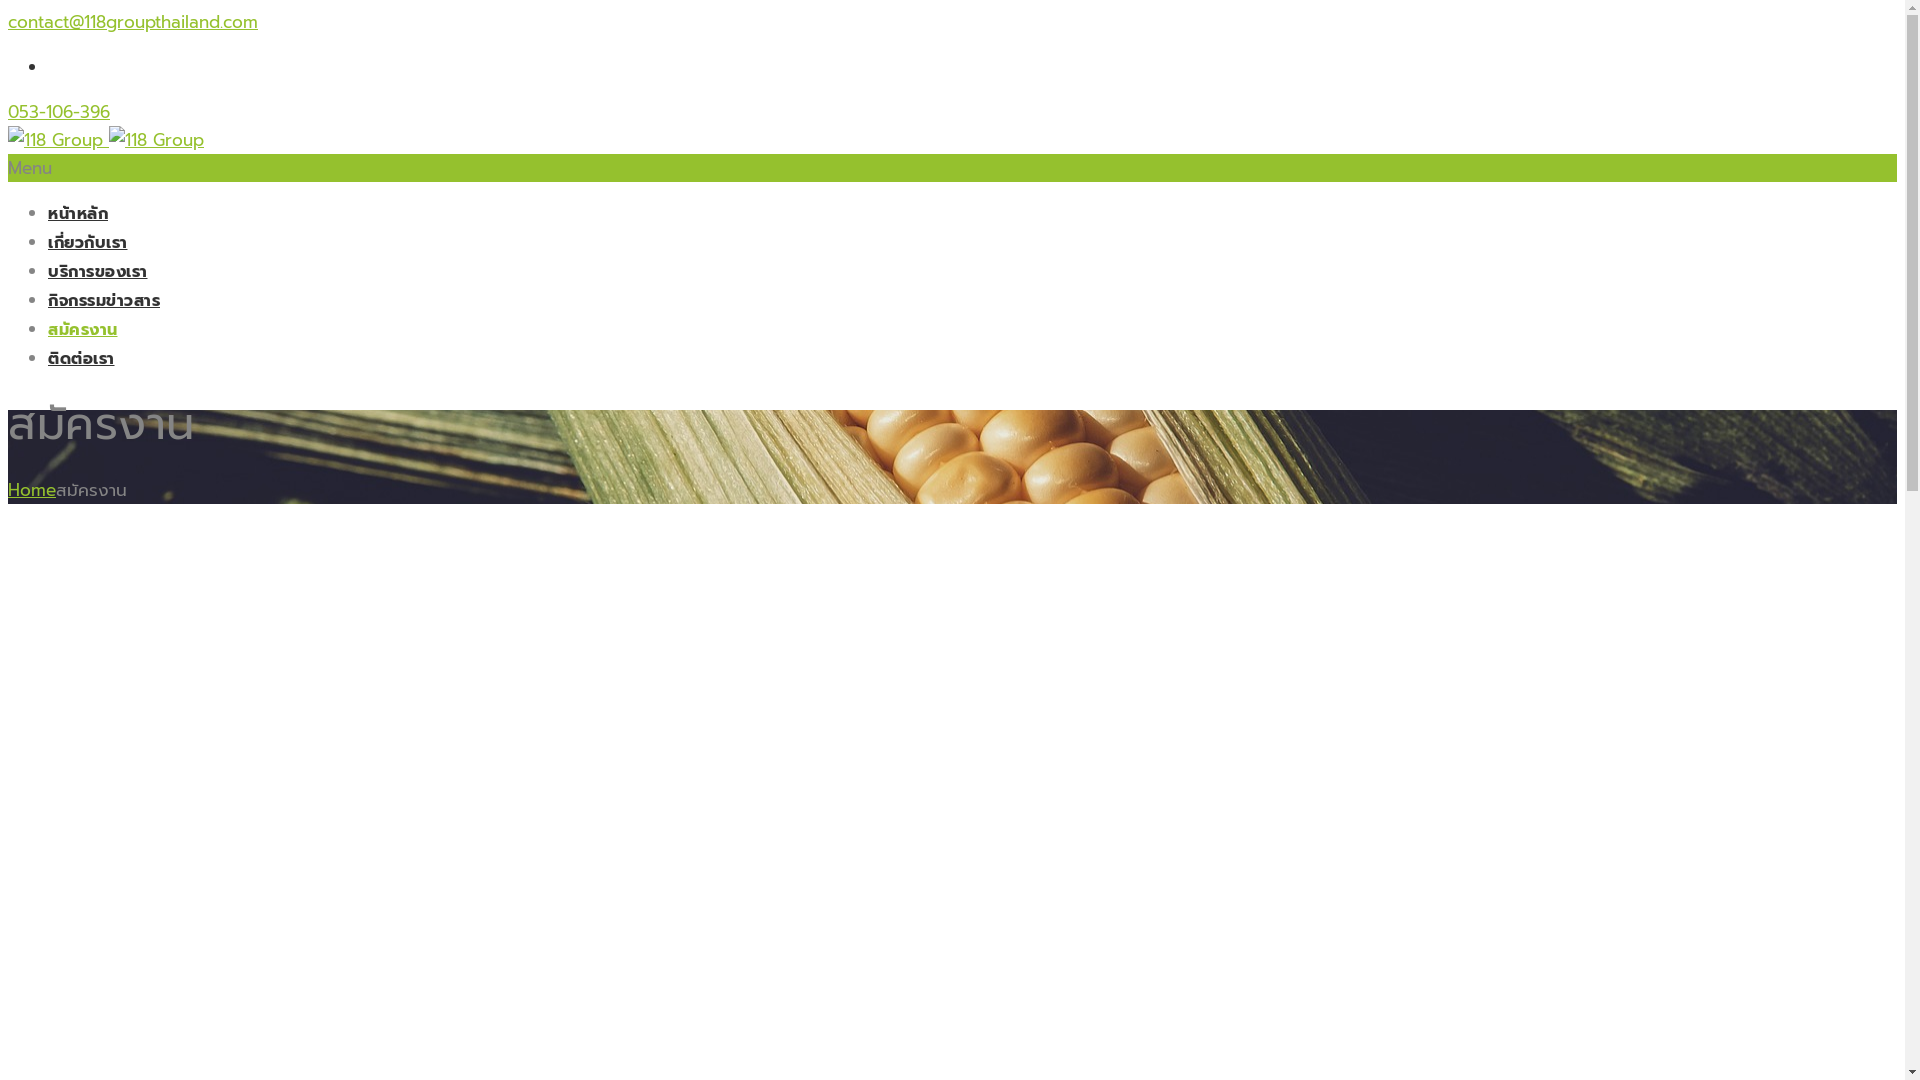  Describe the element at coordinates (58, 111) in the screenshot. I see `'053-106-396'` at that location.